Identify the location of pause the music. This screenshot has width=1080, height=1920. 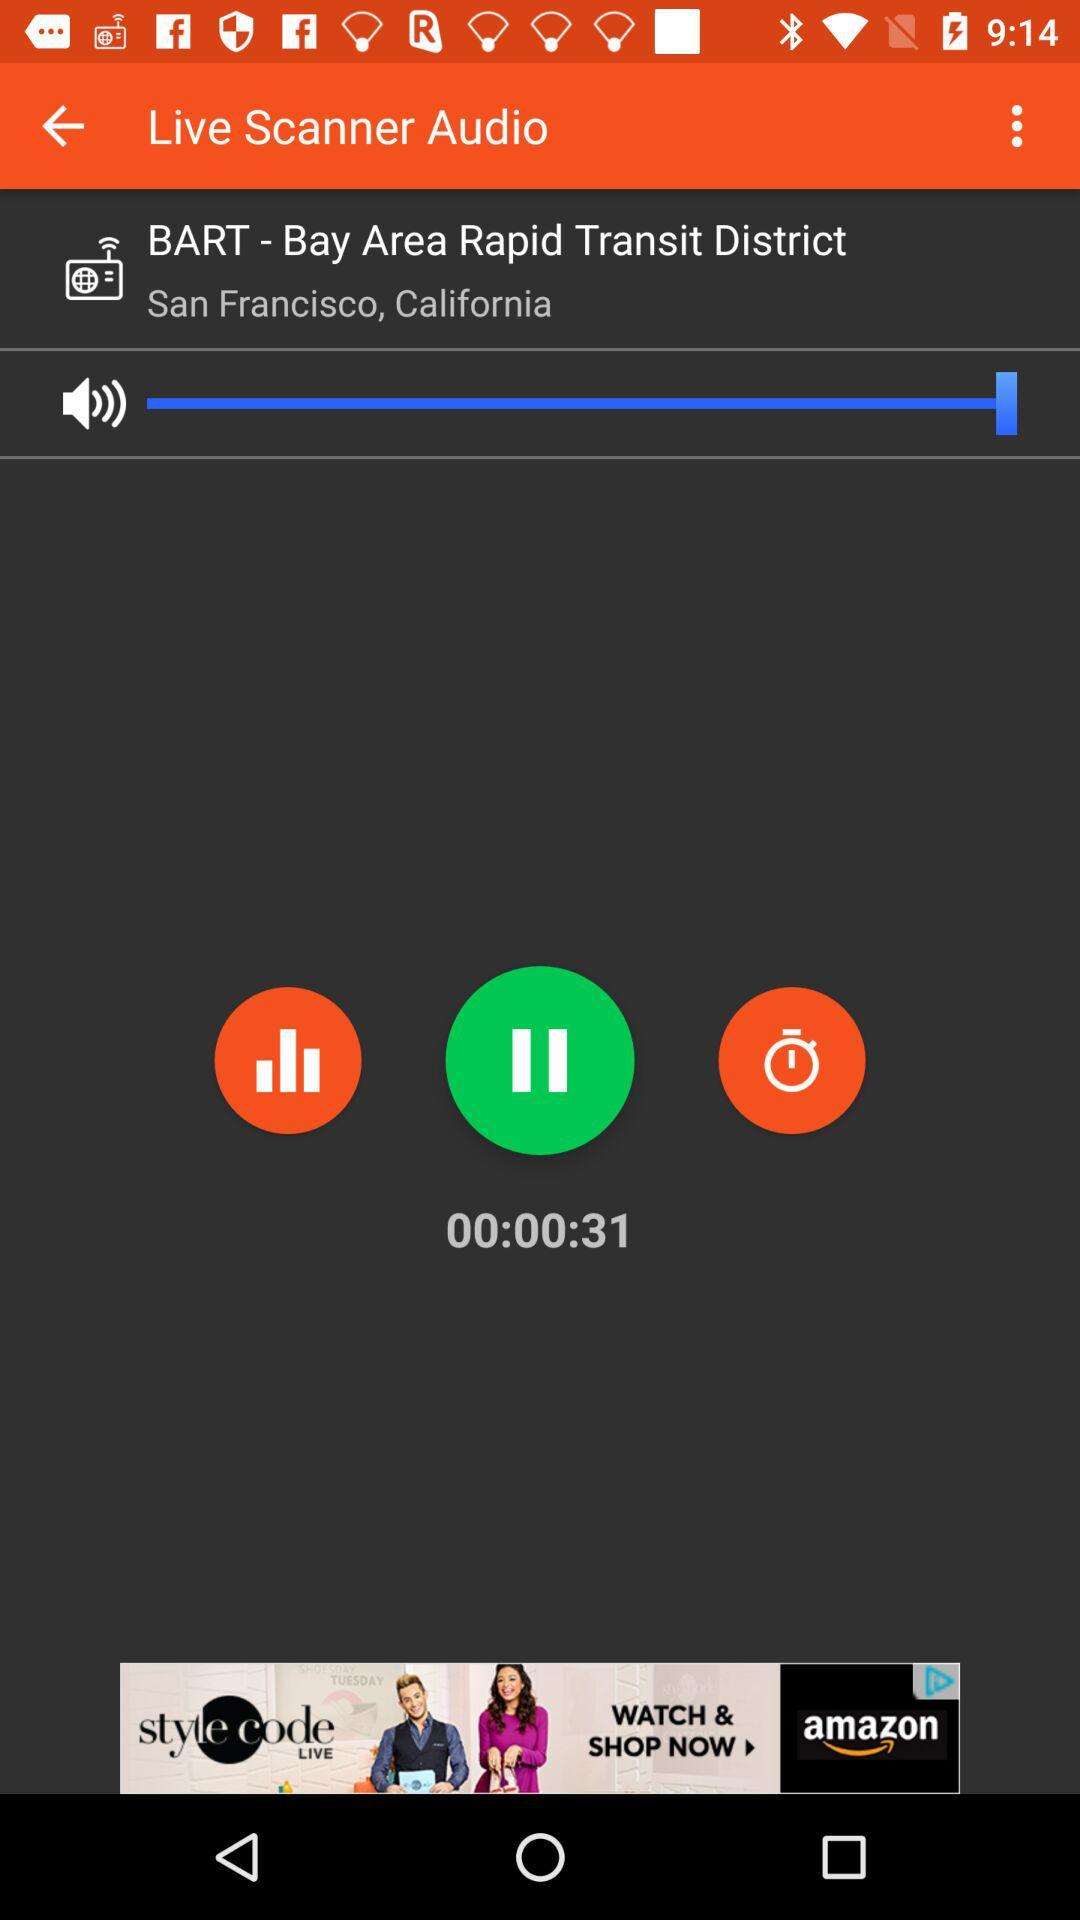
(540, 1059).